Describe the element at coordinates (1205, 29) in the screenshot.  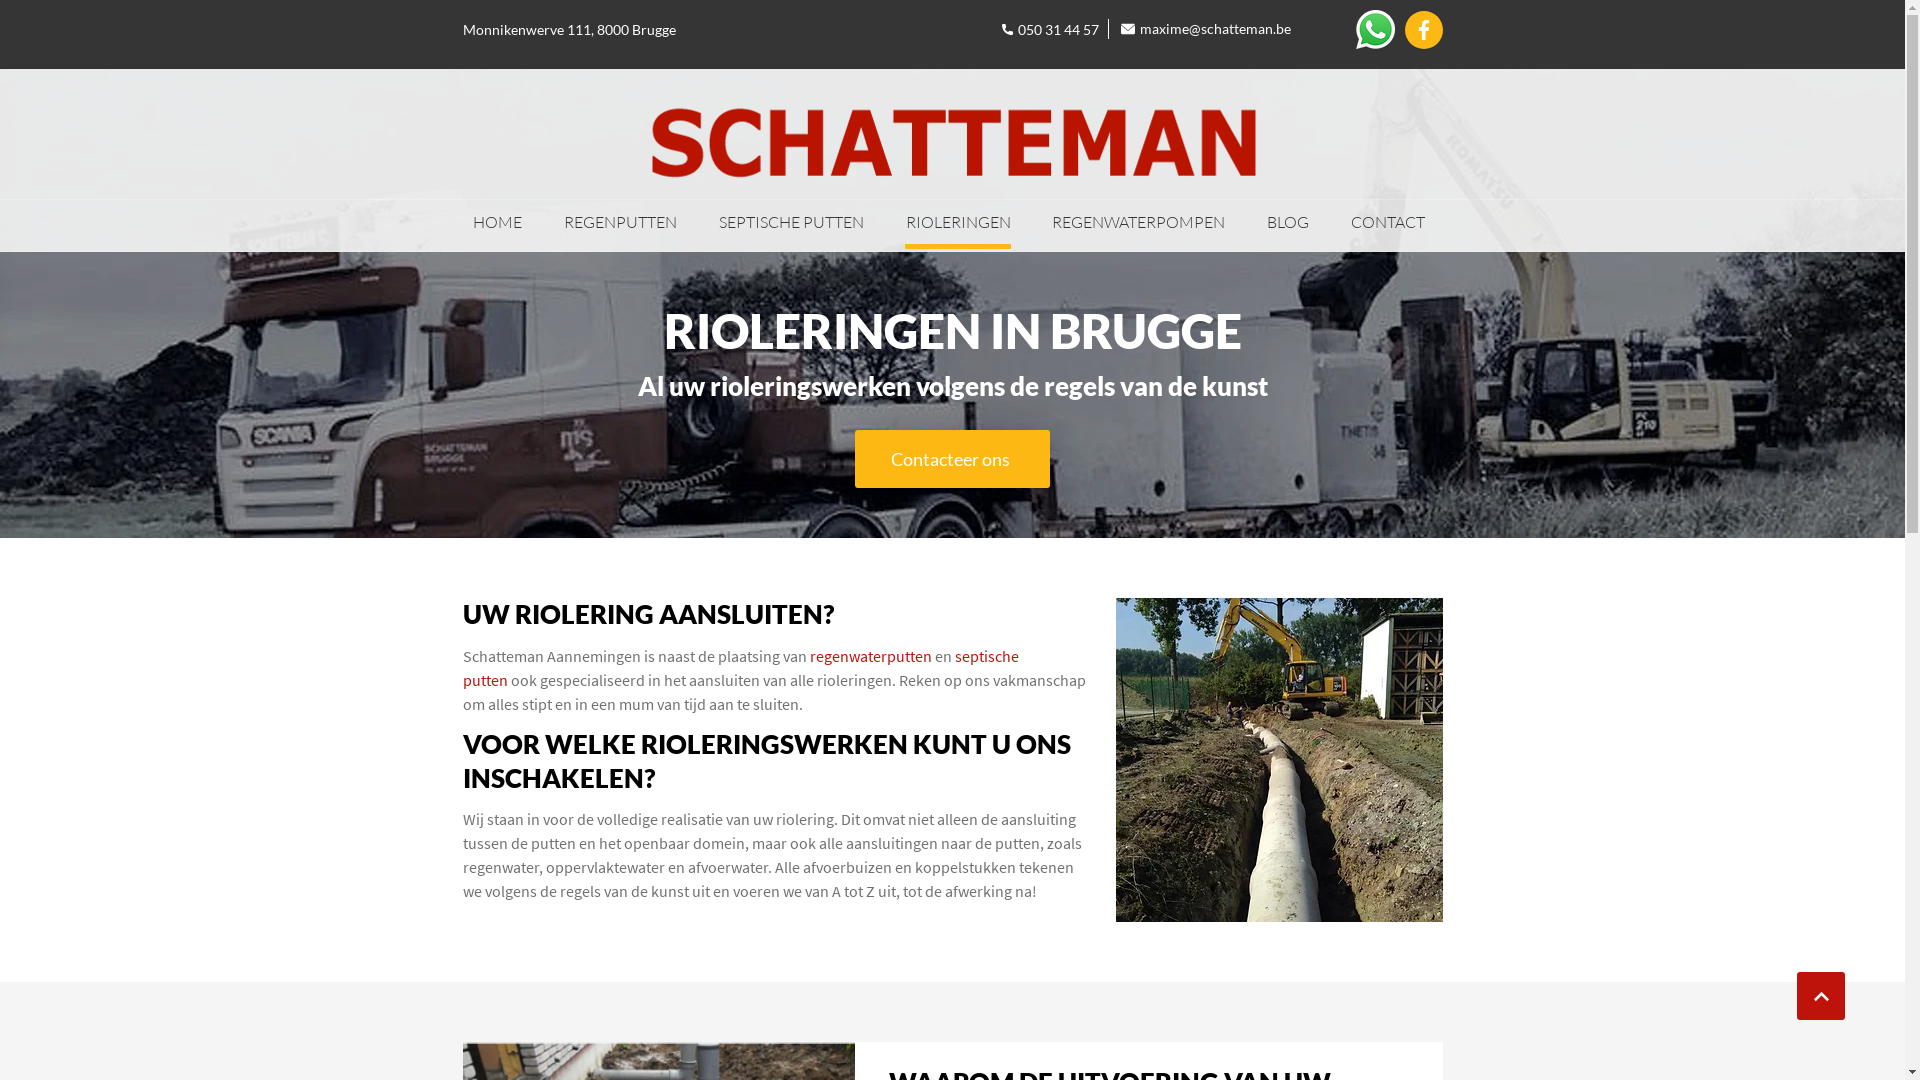
I see `'maxime@schatteman.be'` at that location.